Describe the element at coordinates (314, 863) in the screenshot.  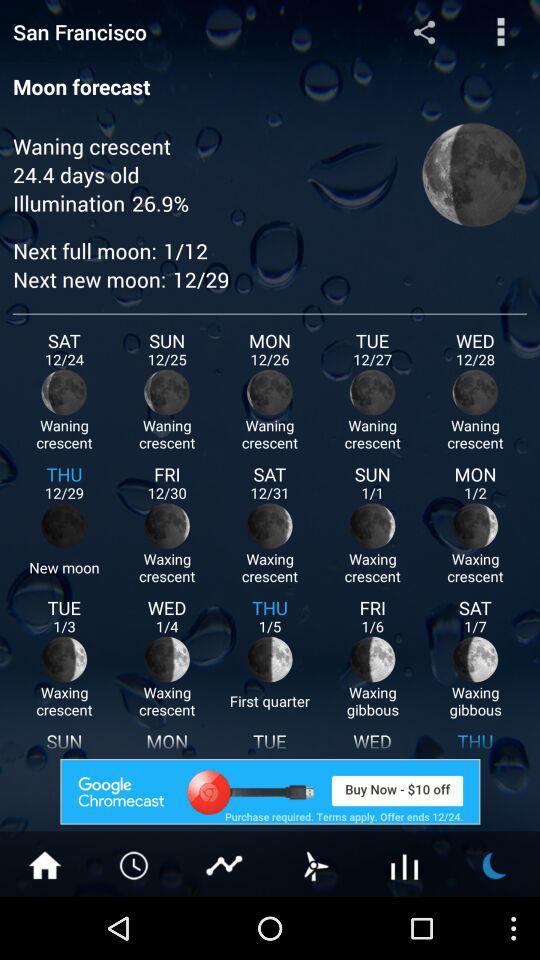
I see `wind speed` at that location.